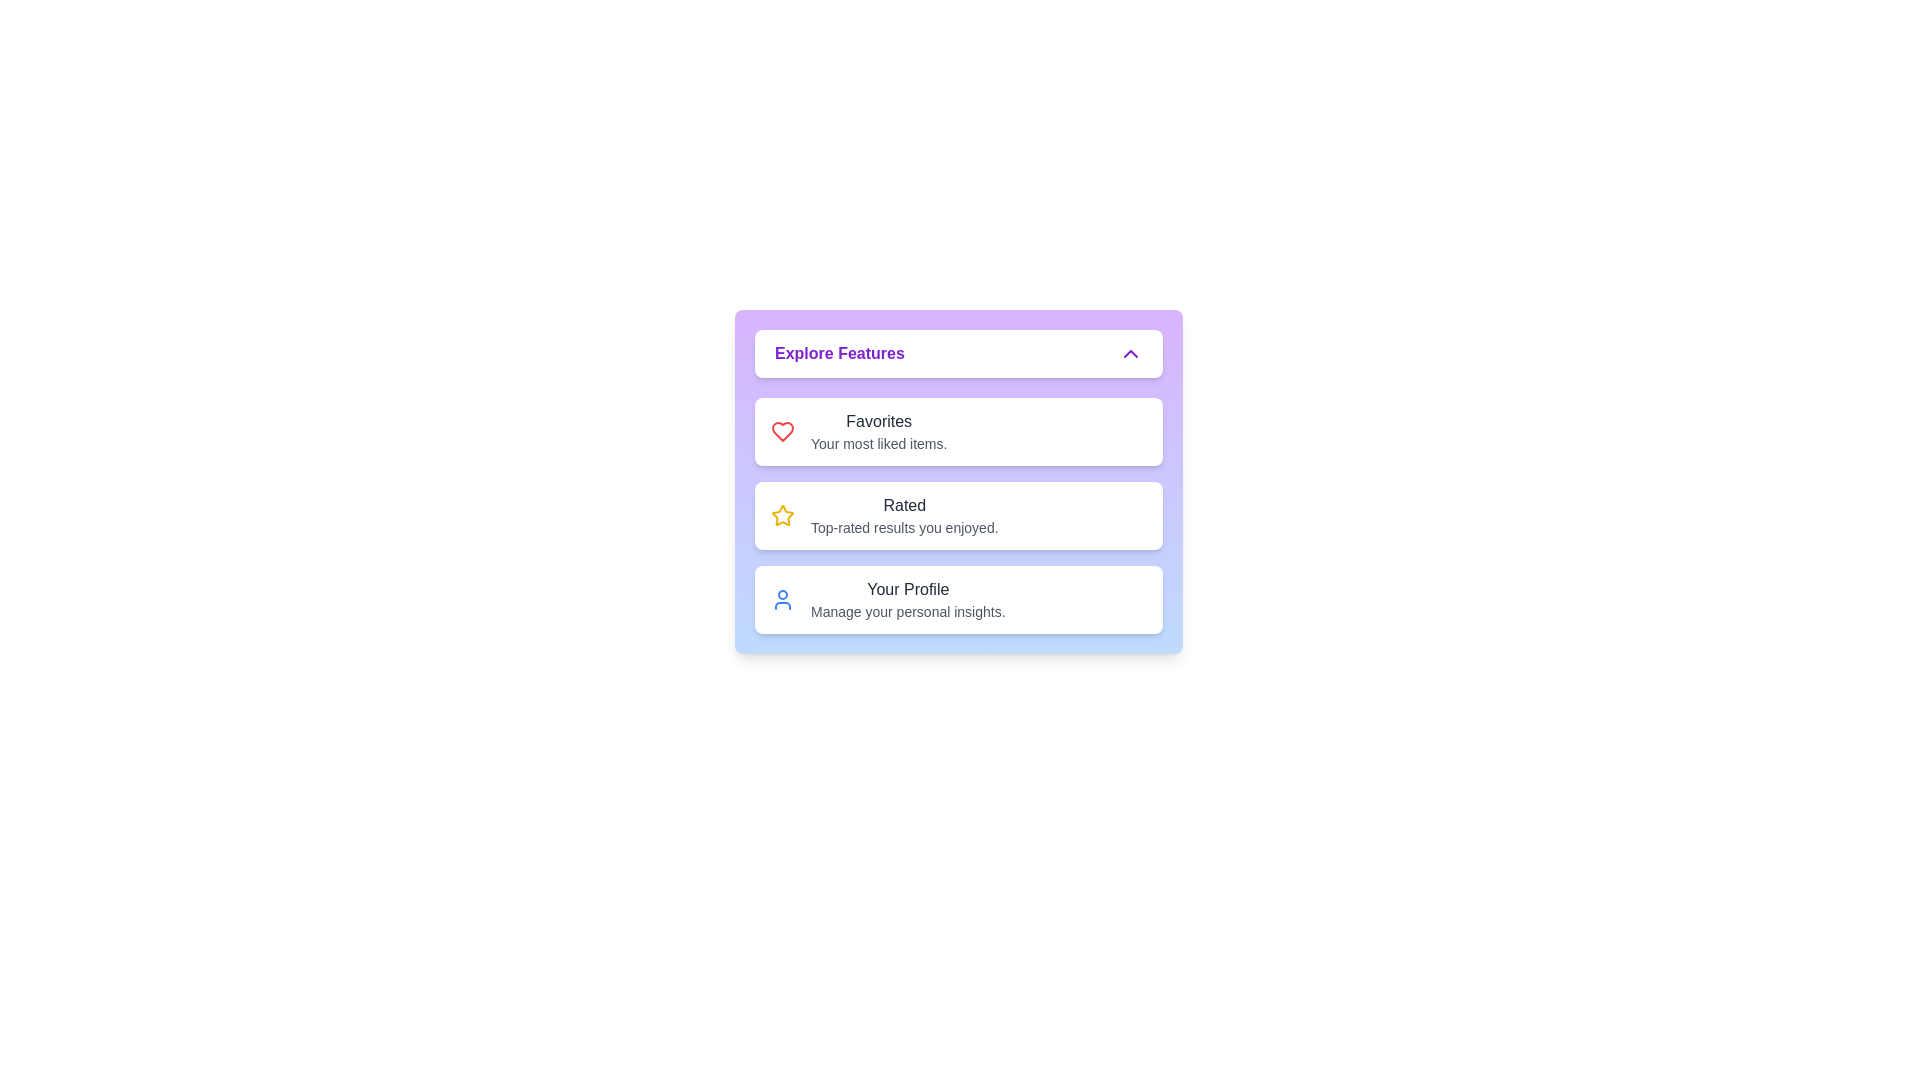 The width and height of the screenshot is (1920, 1080). Describe the element at coordinates (903, 527) in the screenshot. I see `the text label displaying 'Top-rated results you enjoyed.' which is styled in gray and positioned below the heading 'Rated.'` at that location.